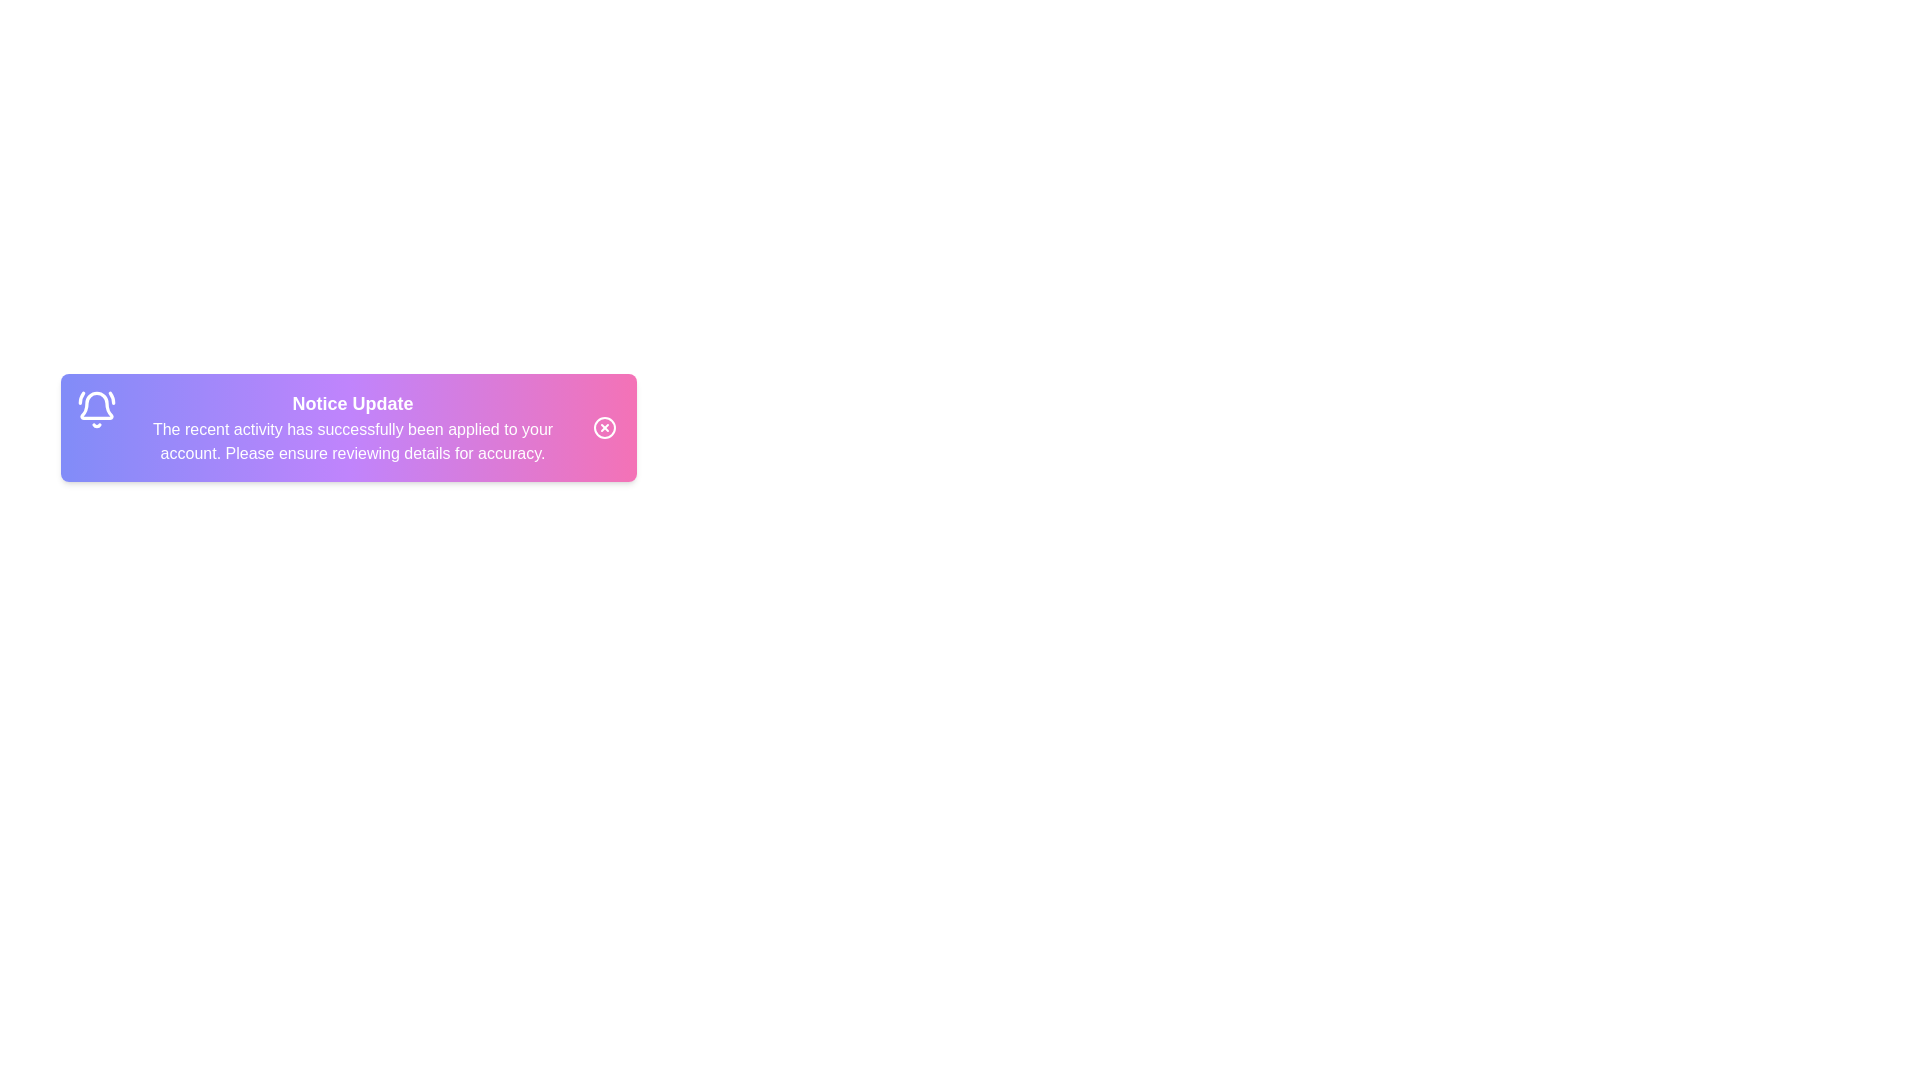  Describe the element at coordinates (95, 408) in the screenshot. I see `the bell icon in the notification component` at that location.